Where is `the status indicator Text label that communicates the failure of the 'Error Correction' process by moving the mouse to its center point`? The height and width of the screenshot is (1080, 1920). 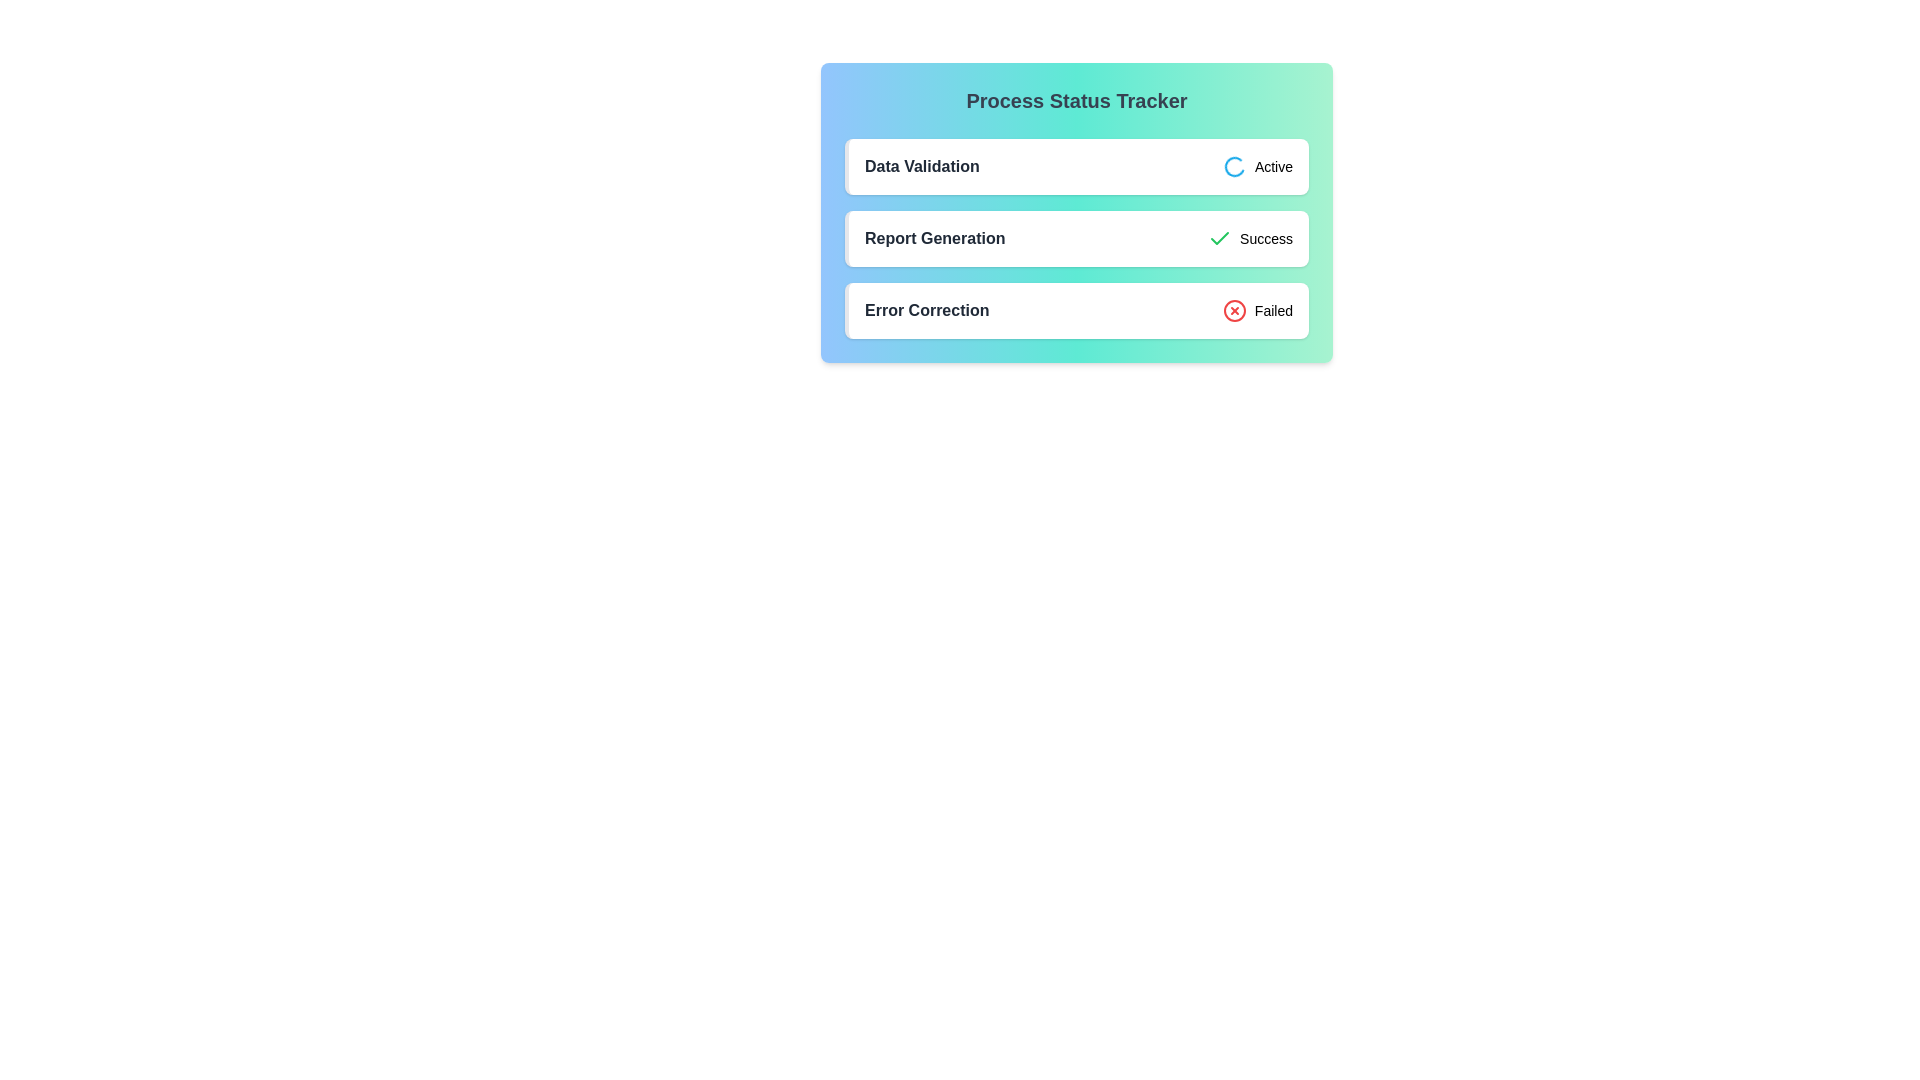 the status indicator Text label that communicates the failure of the 'Error Correction' process by moving the mouse to its center point is located at coordinates (1272, 311).